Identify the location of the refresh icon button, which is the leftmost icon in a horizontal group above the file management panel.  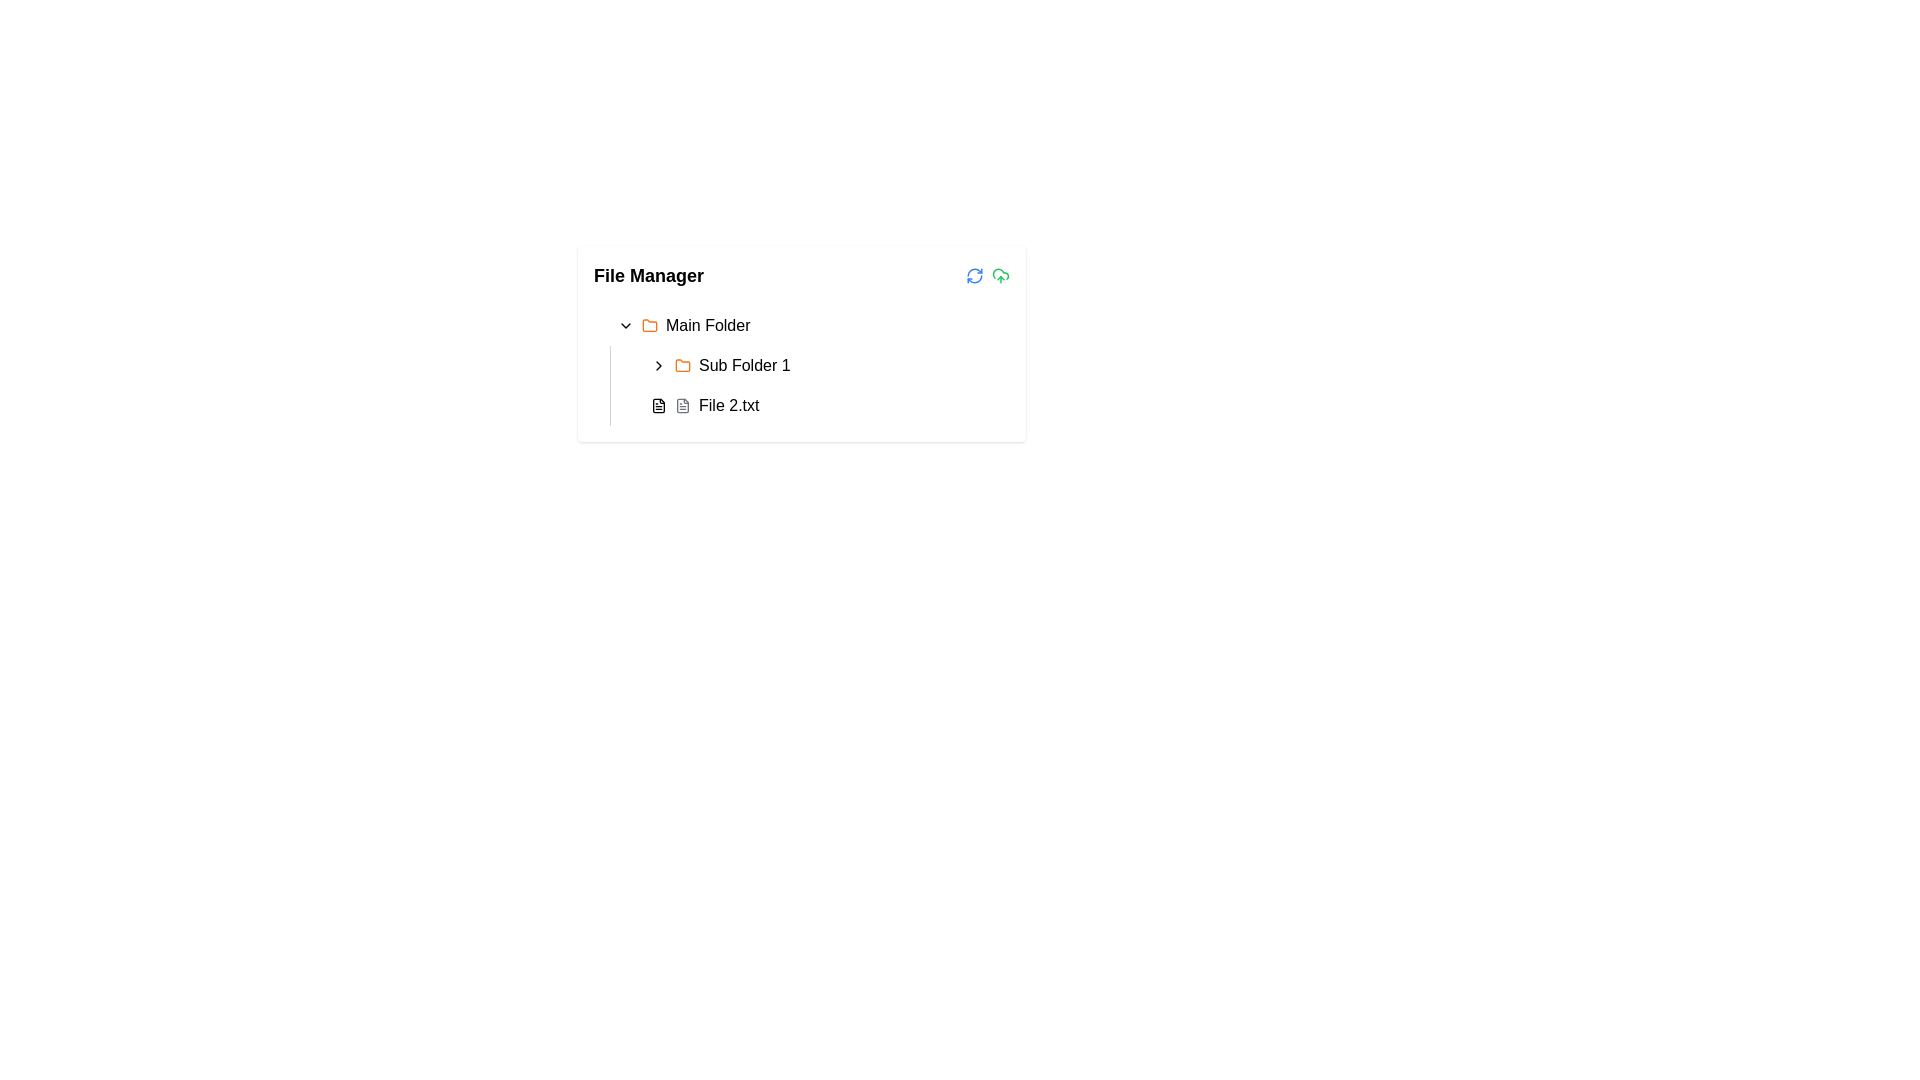
(974, 276).